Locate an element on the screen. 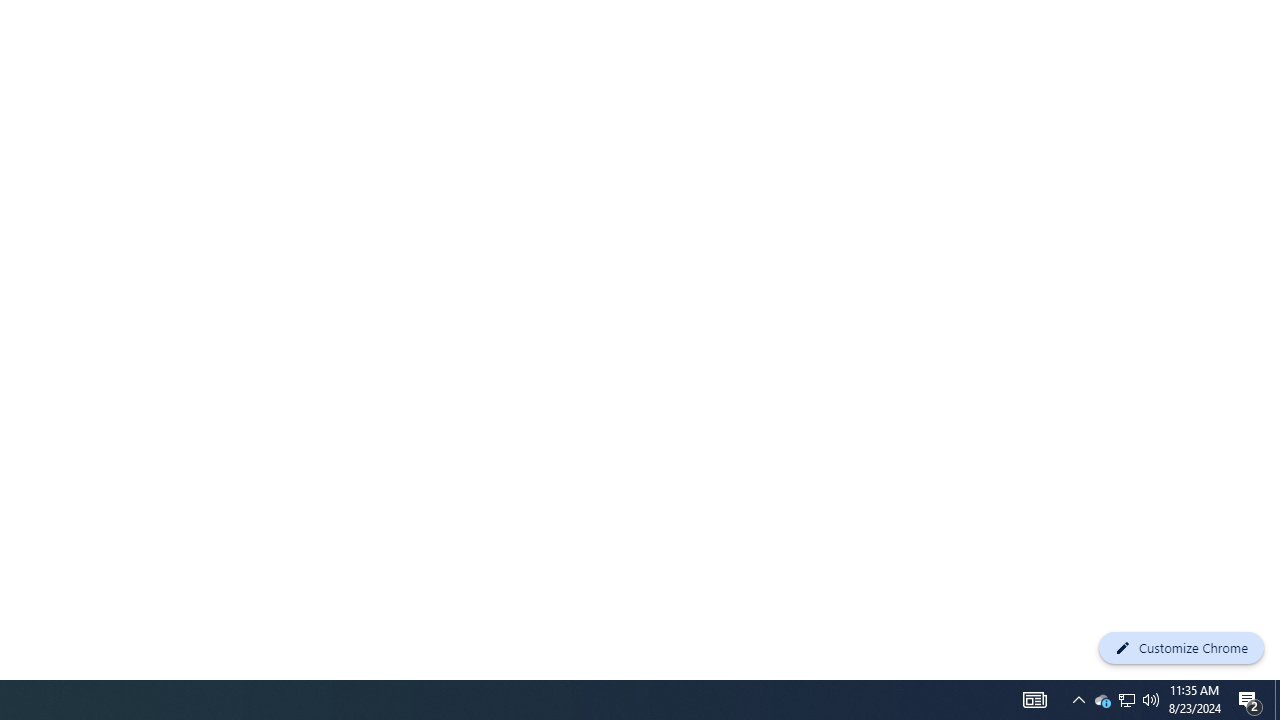  'Customize Chrome' is located at coordinates (1181, 648).